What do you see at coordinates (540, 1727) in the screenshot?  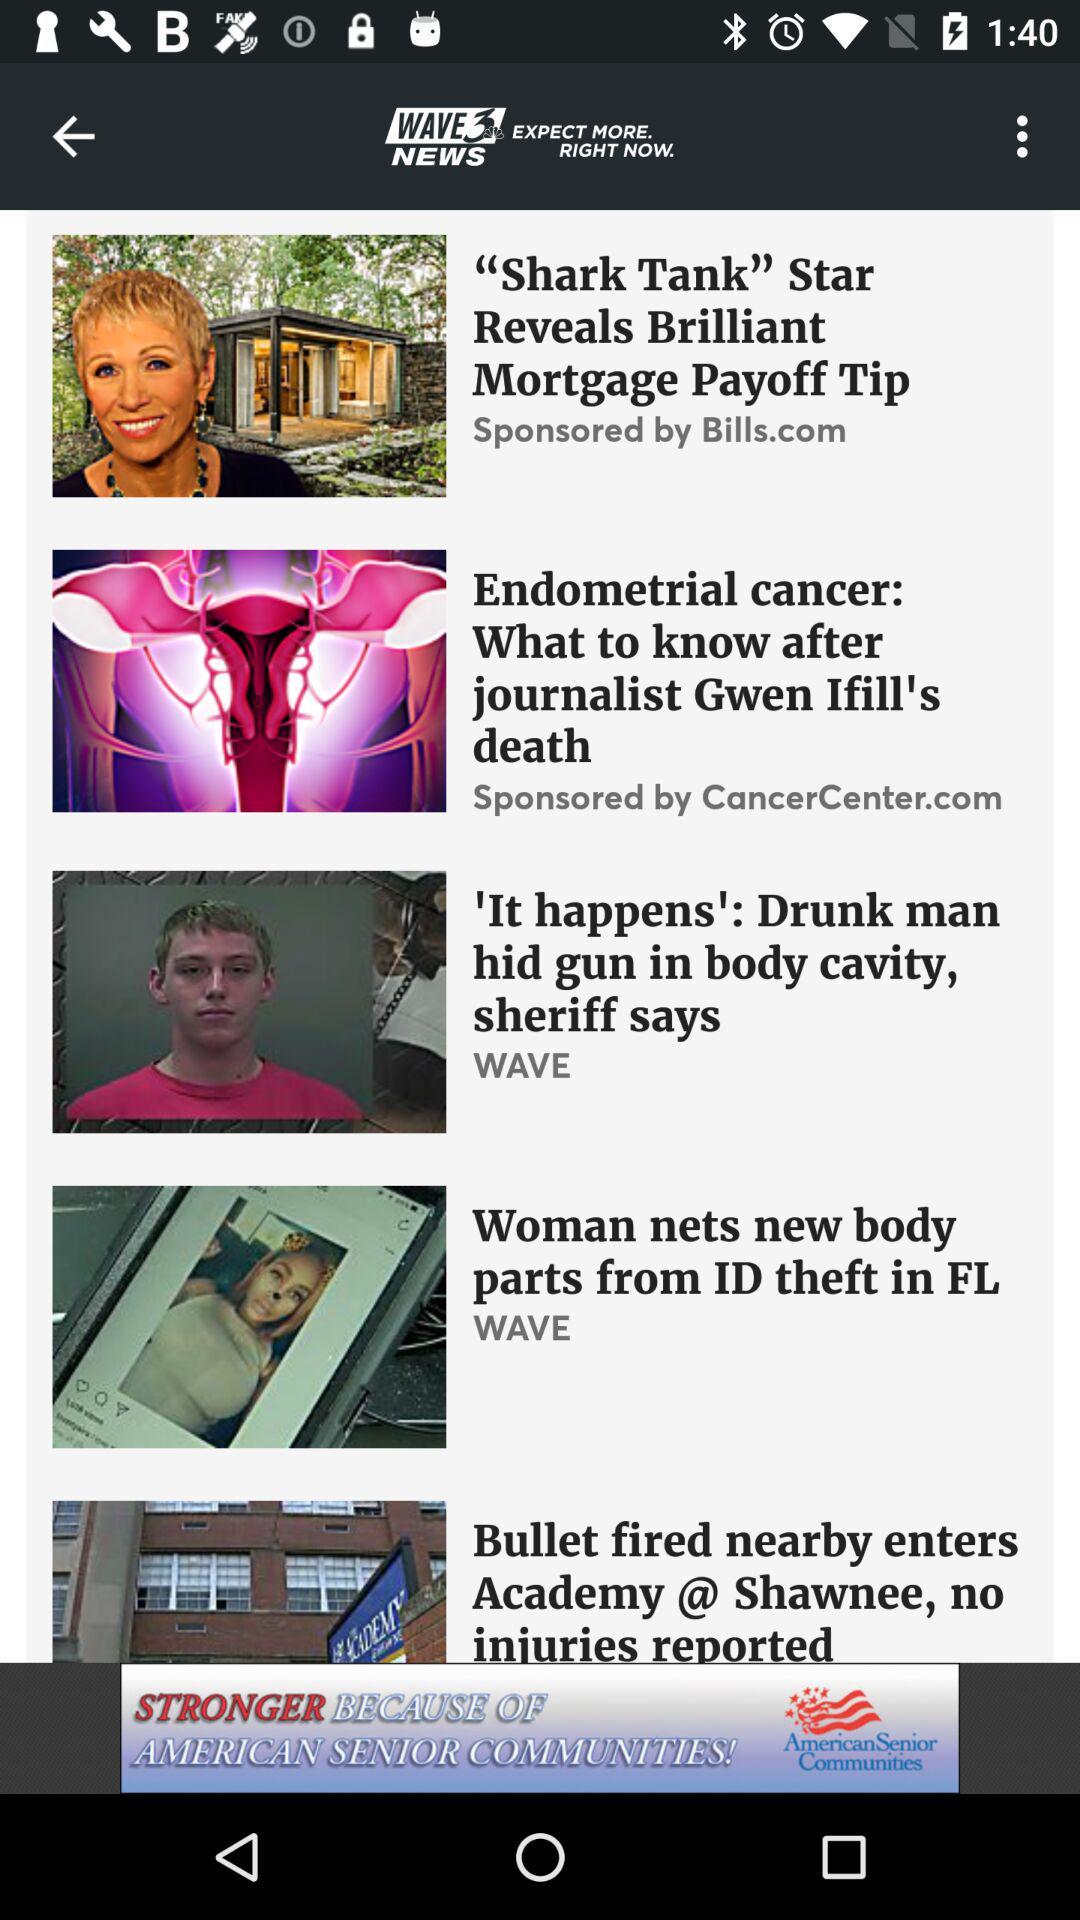 I see `american senior communities advertisement` at bounding box center [540, 1727].